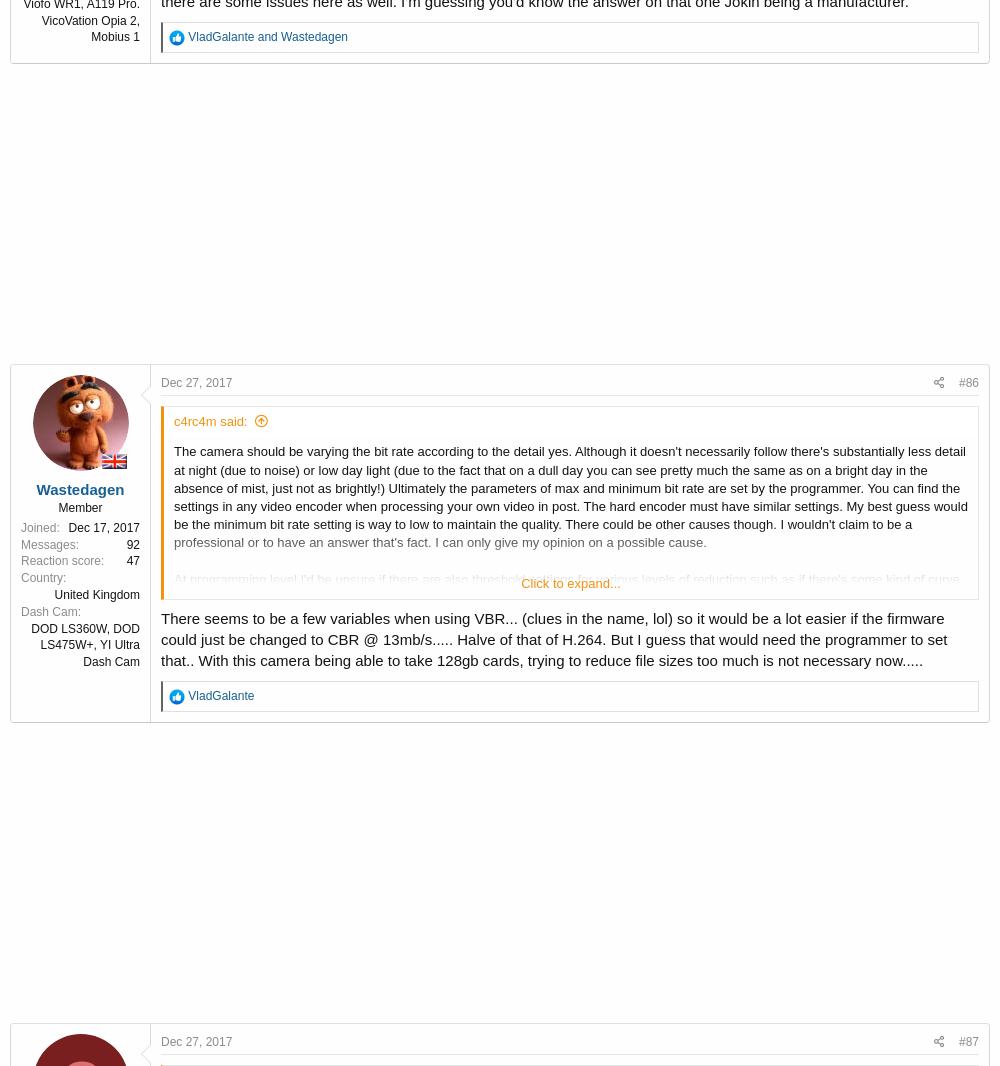 This screenshot has height=1066, width=1000. What do you see at coordinates (254, 35) in the screenshot?
I see `'and'` at bounding box center [254, 35].